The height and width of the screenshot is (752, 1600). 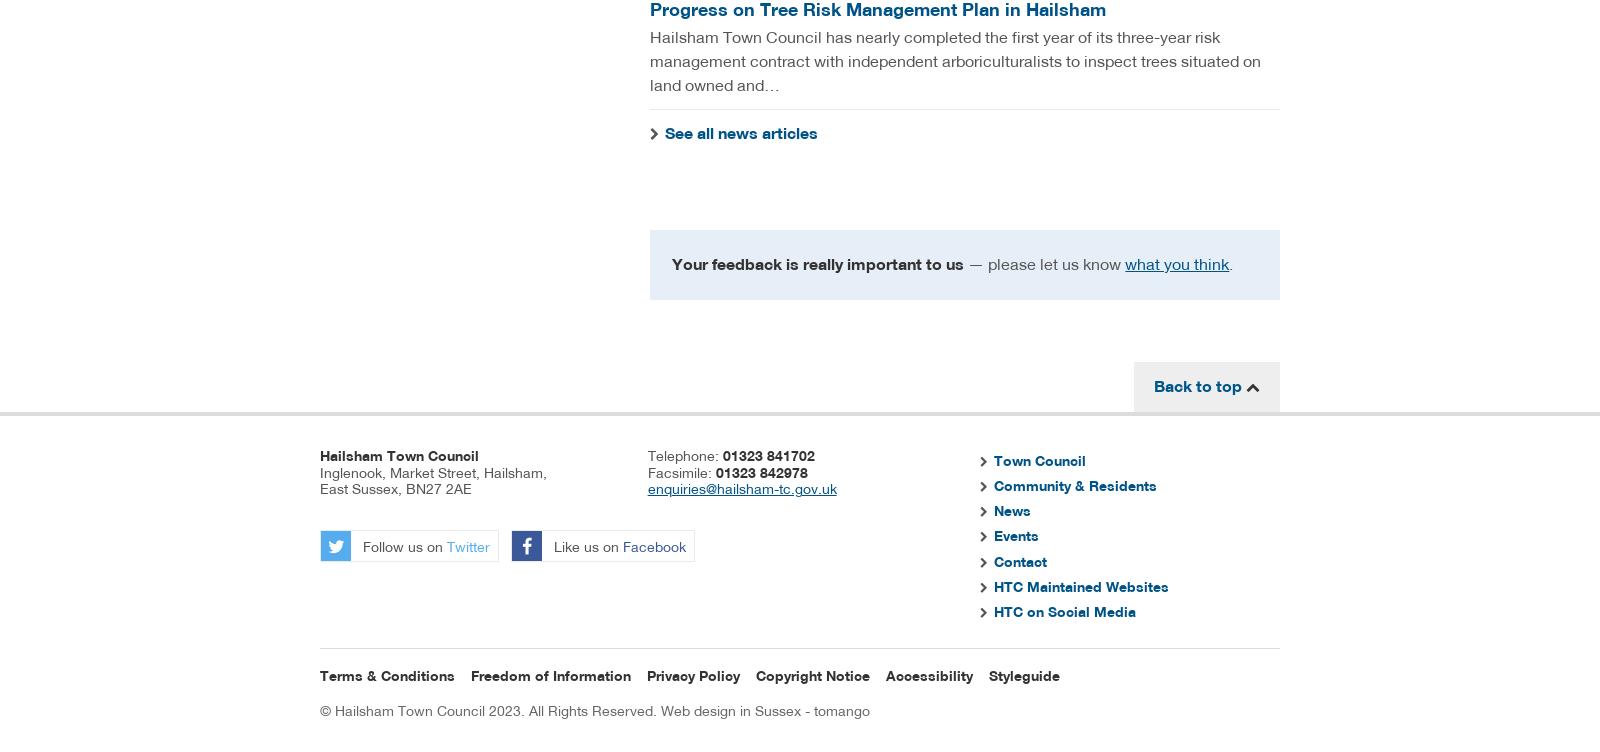 What do you see at coordinates (992, 559) in the screenshot?
I see `'Contact'` at bounding box center [992, 559].